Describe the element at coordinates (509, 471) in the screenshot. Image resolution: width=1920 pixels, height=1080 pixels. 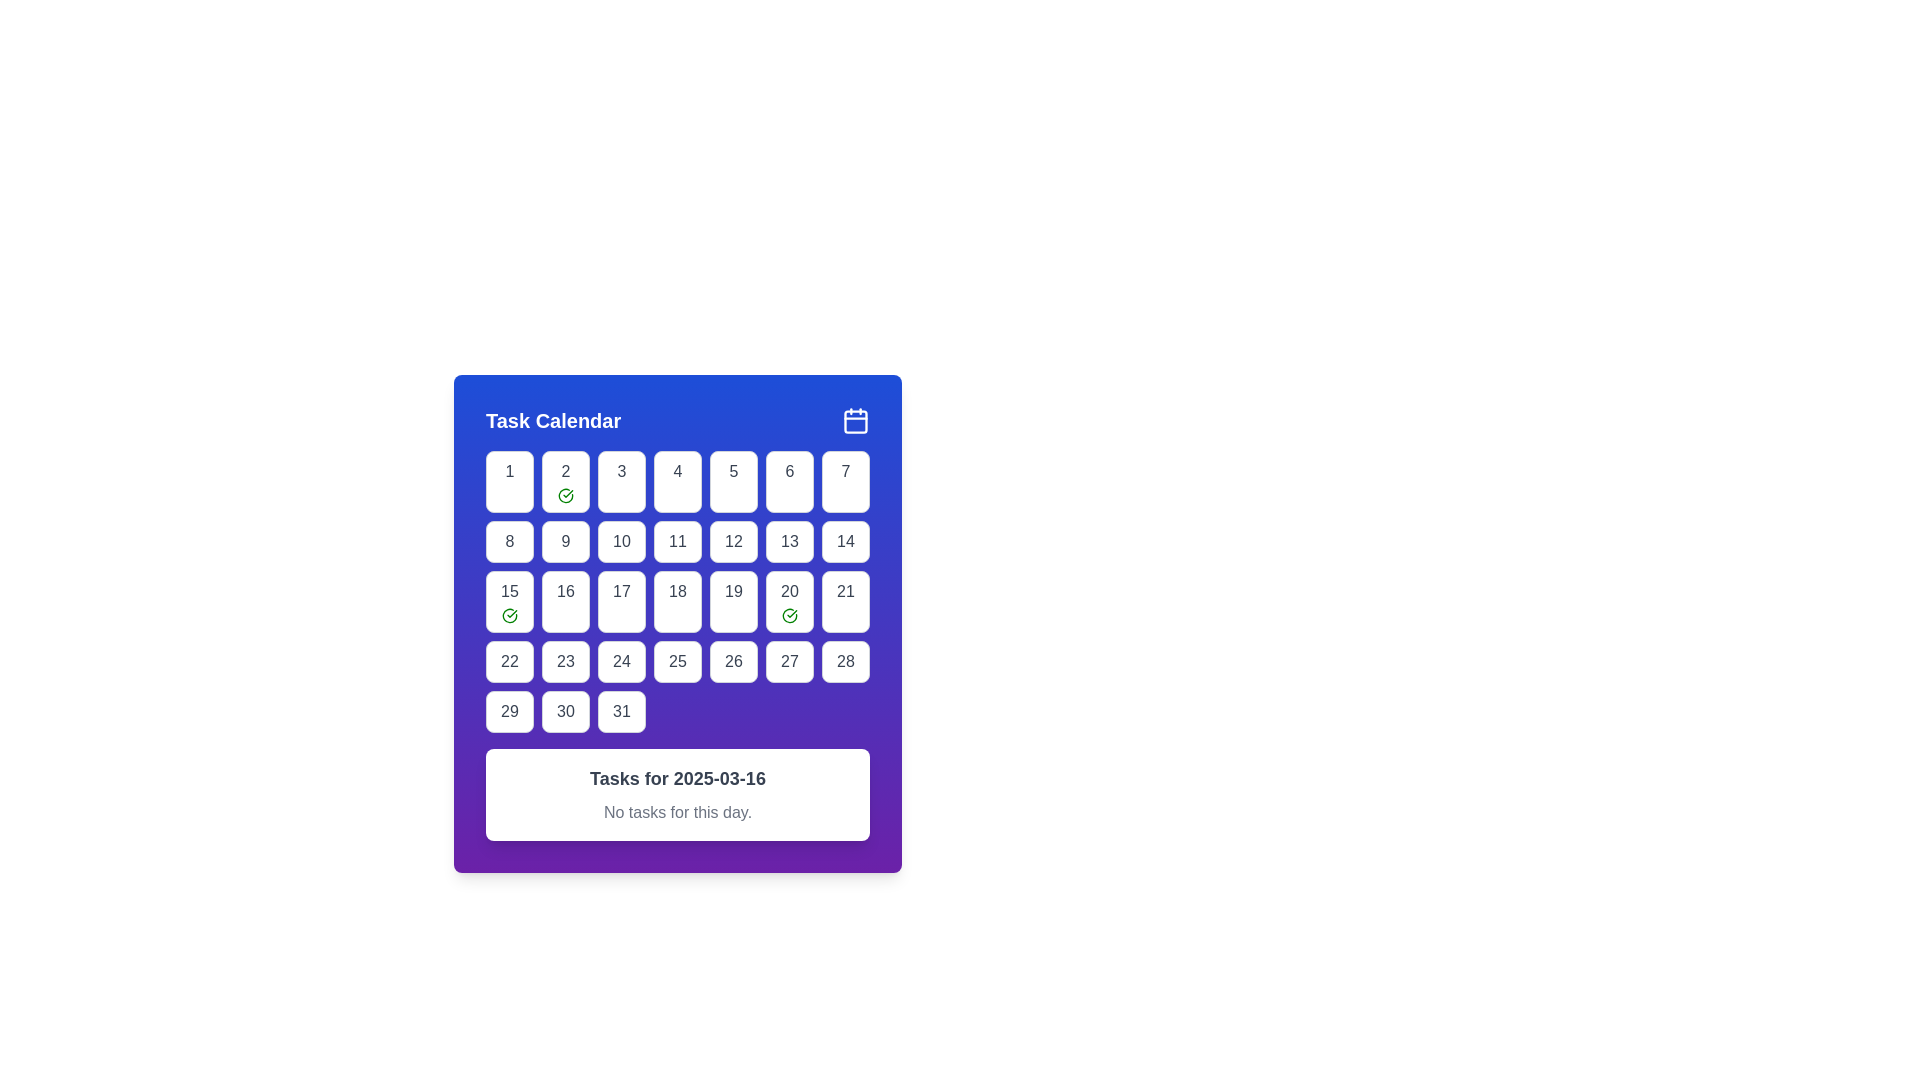
I see `the text component representing the first day in the calendar, located inside the top-left button of the calendar grid under 'Task Calendar'` at that location.